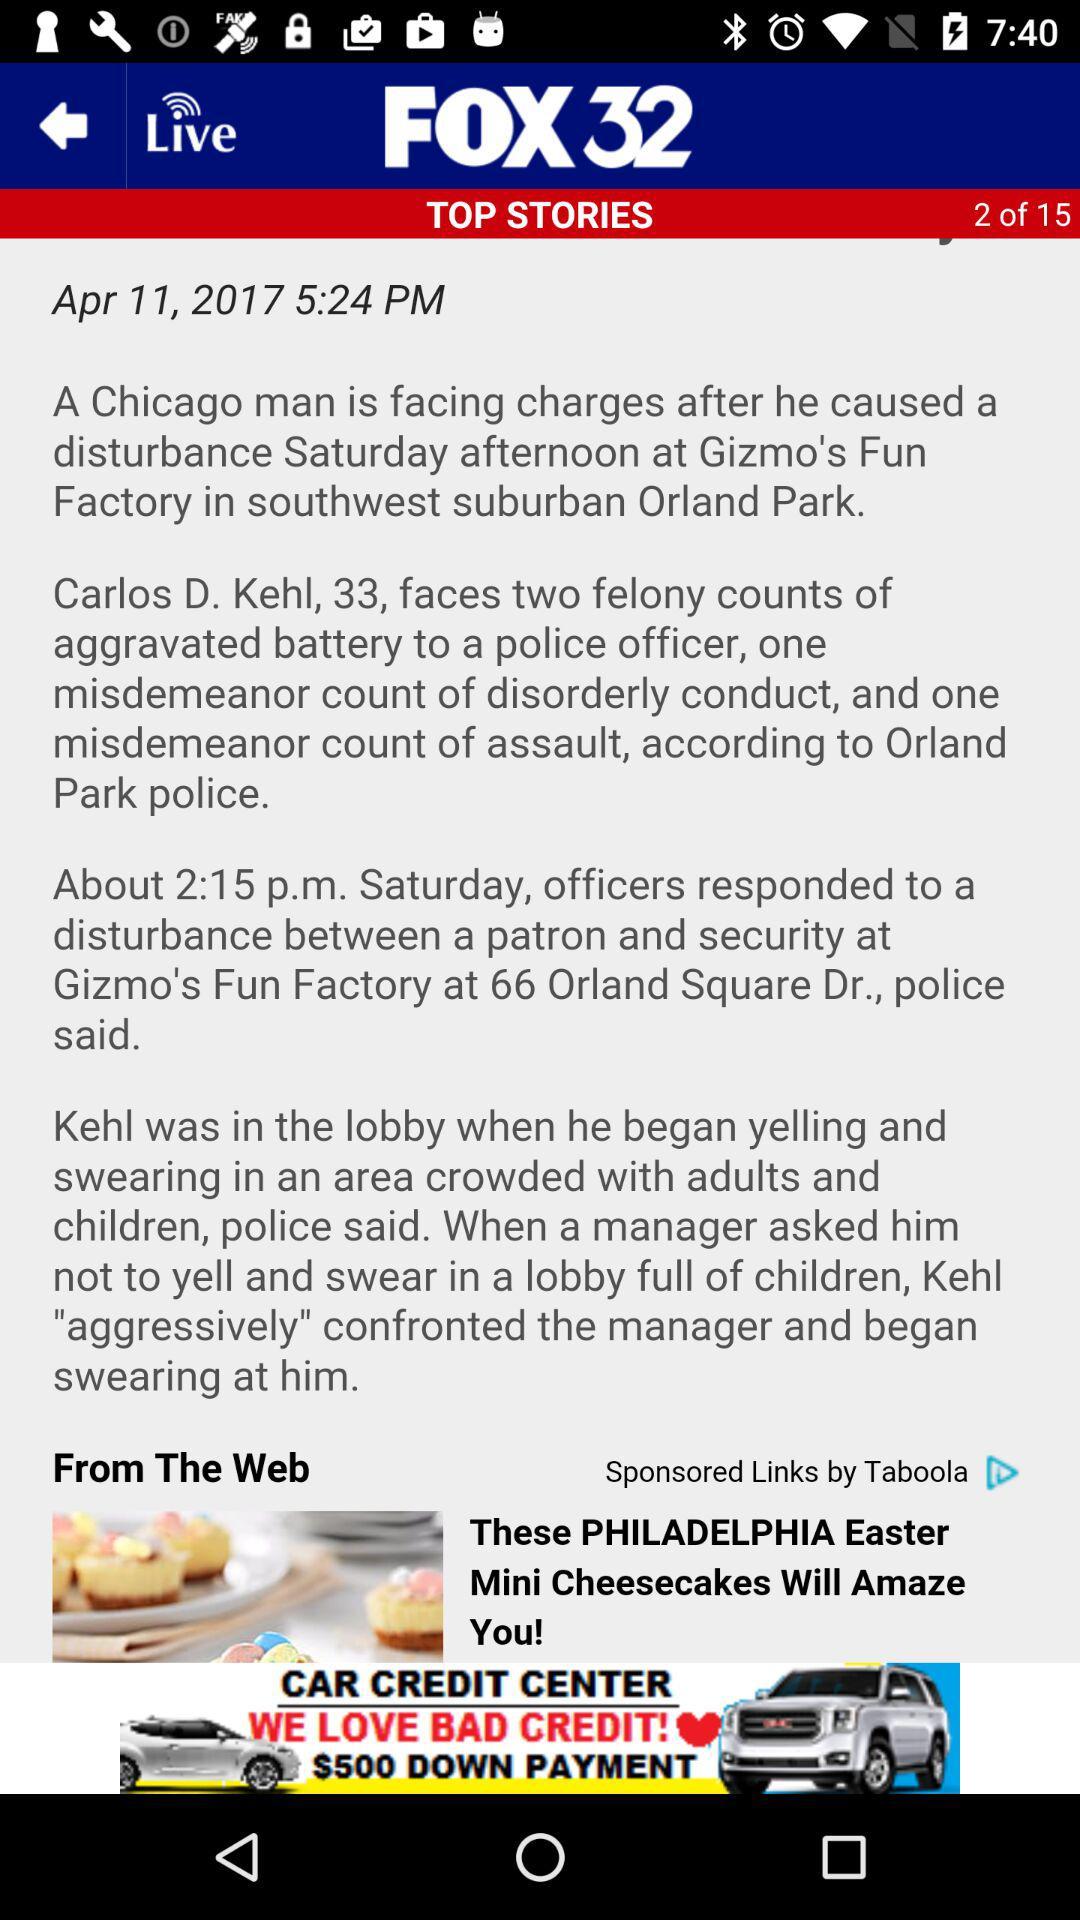 The width and height of the screenshot is (1080, 1920). Describe the element at coordinates (61, 124) in the screenshot. I see `back screen` at that location.